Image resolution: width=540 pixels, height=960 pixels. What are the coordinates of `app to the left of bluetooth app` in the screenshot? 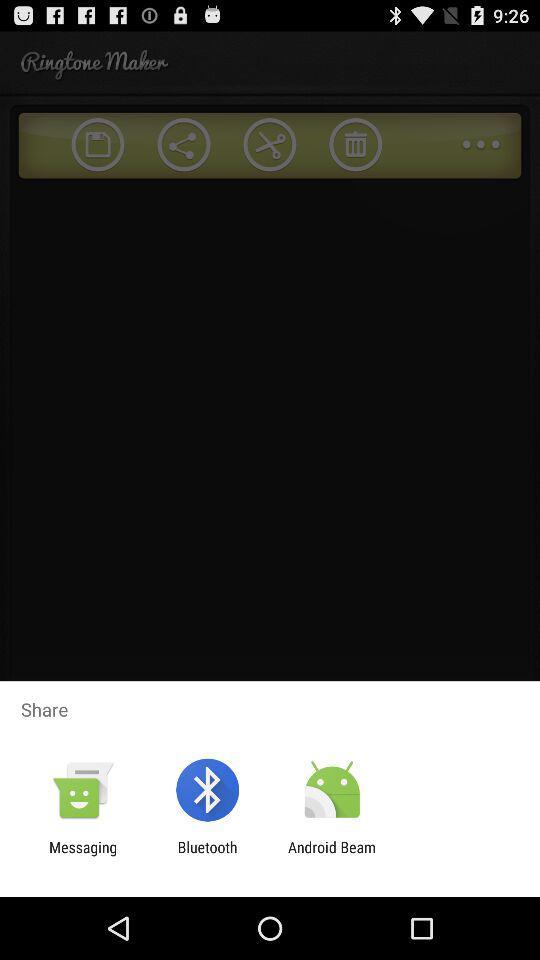 It's located at (82, 855).